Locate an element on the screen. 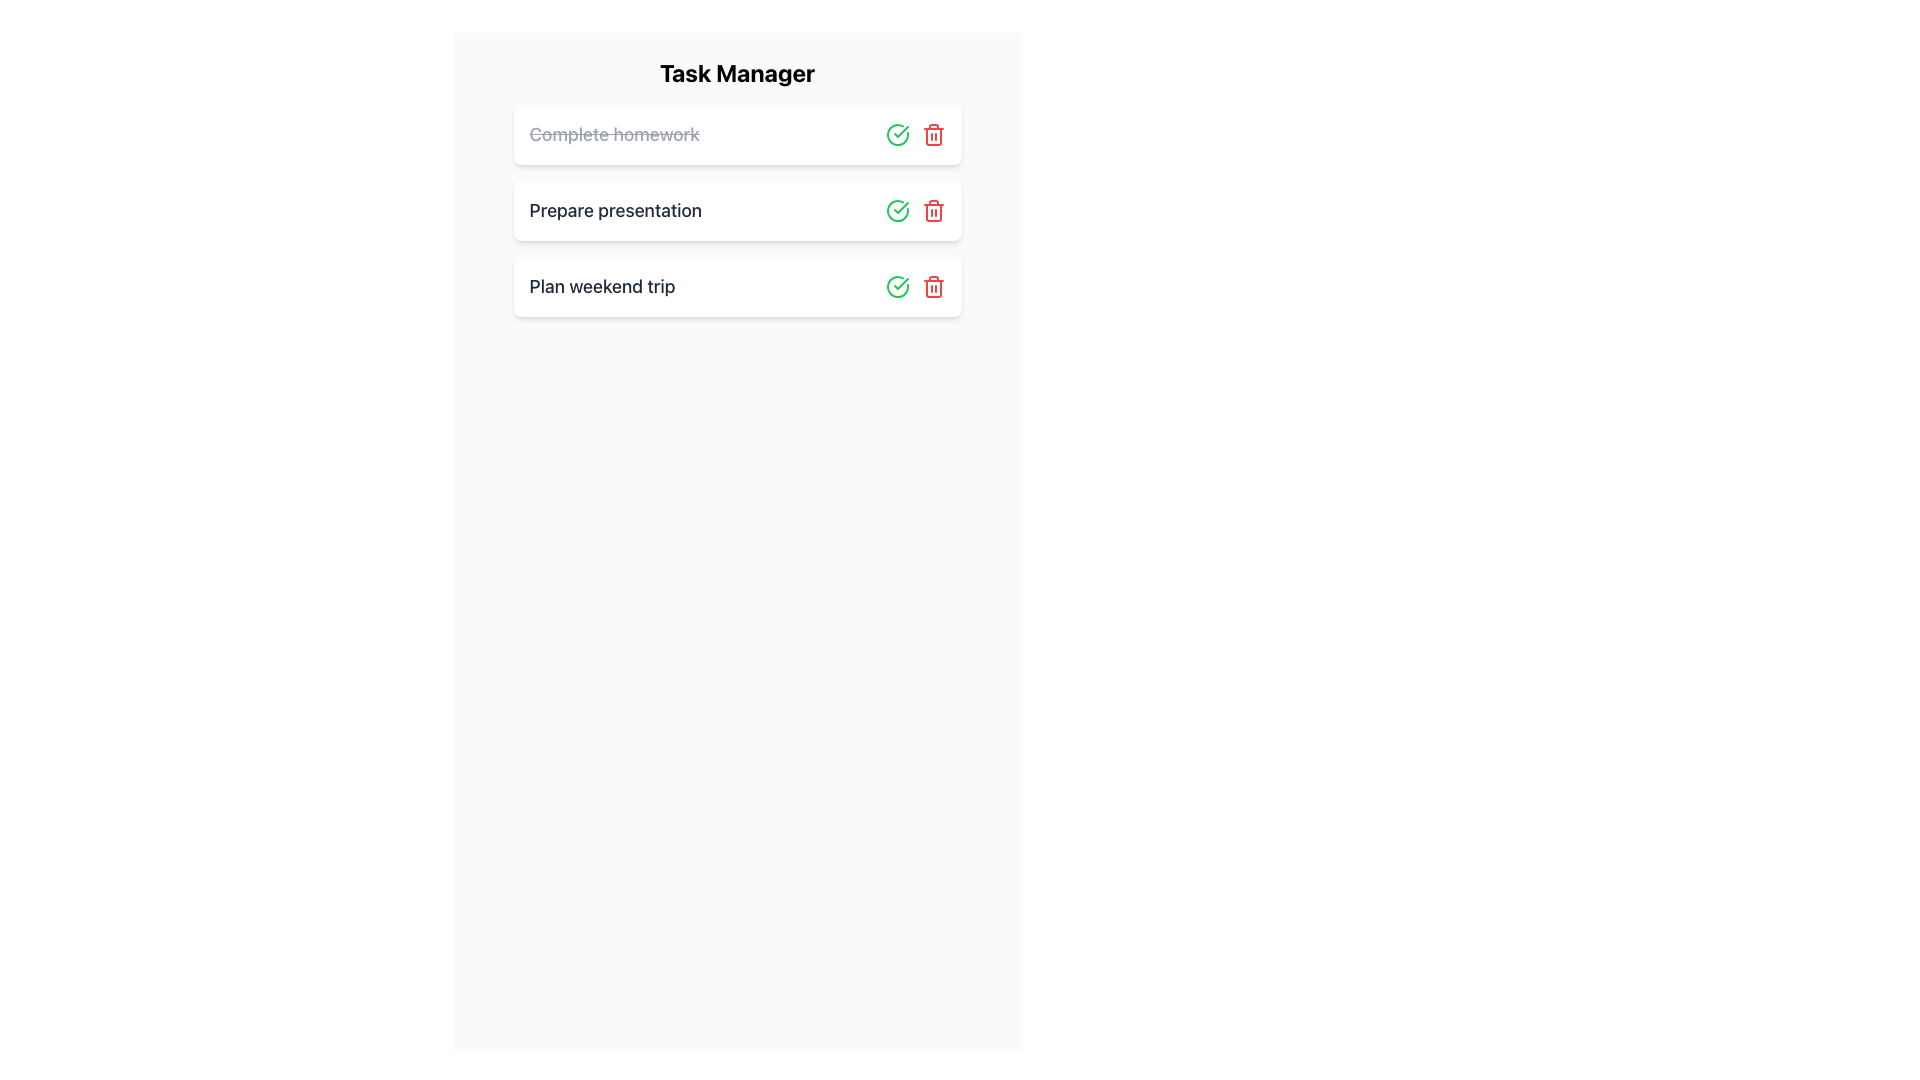 The width and height of the screenshot is (1920, 1080). the red trash icon button is located at coordinates (932, 135).